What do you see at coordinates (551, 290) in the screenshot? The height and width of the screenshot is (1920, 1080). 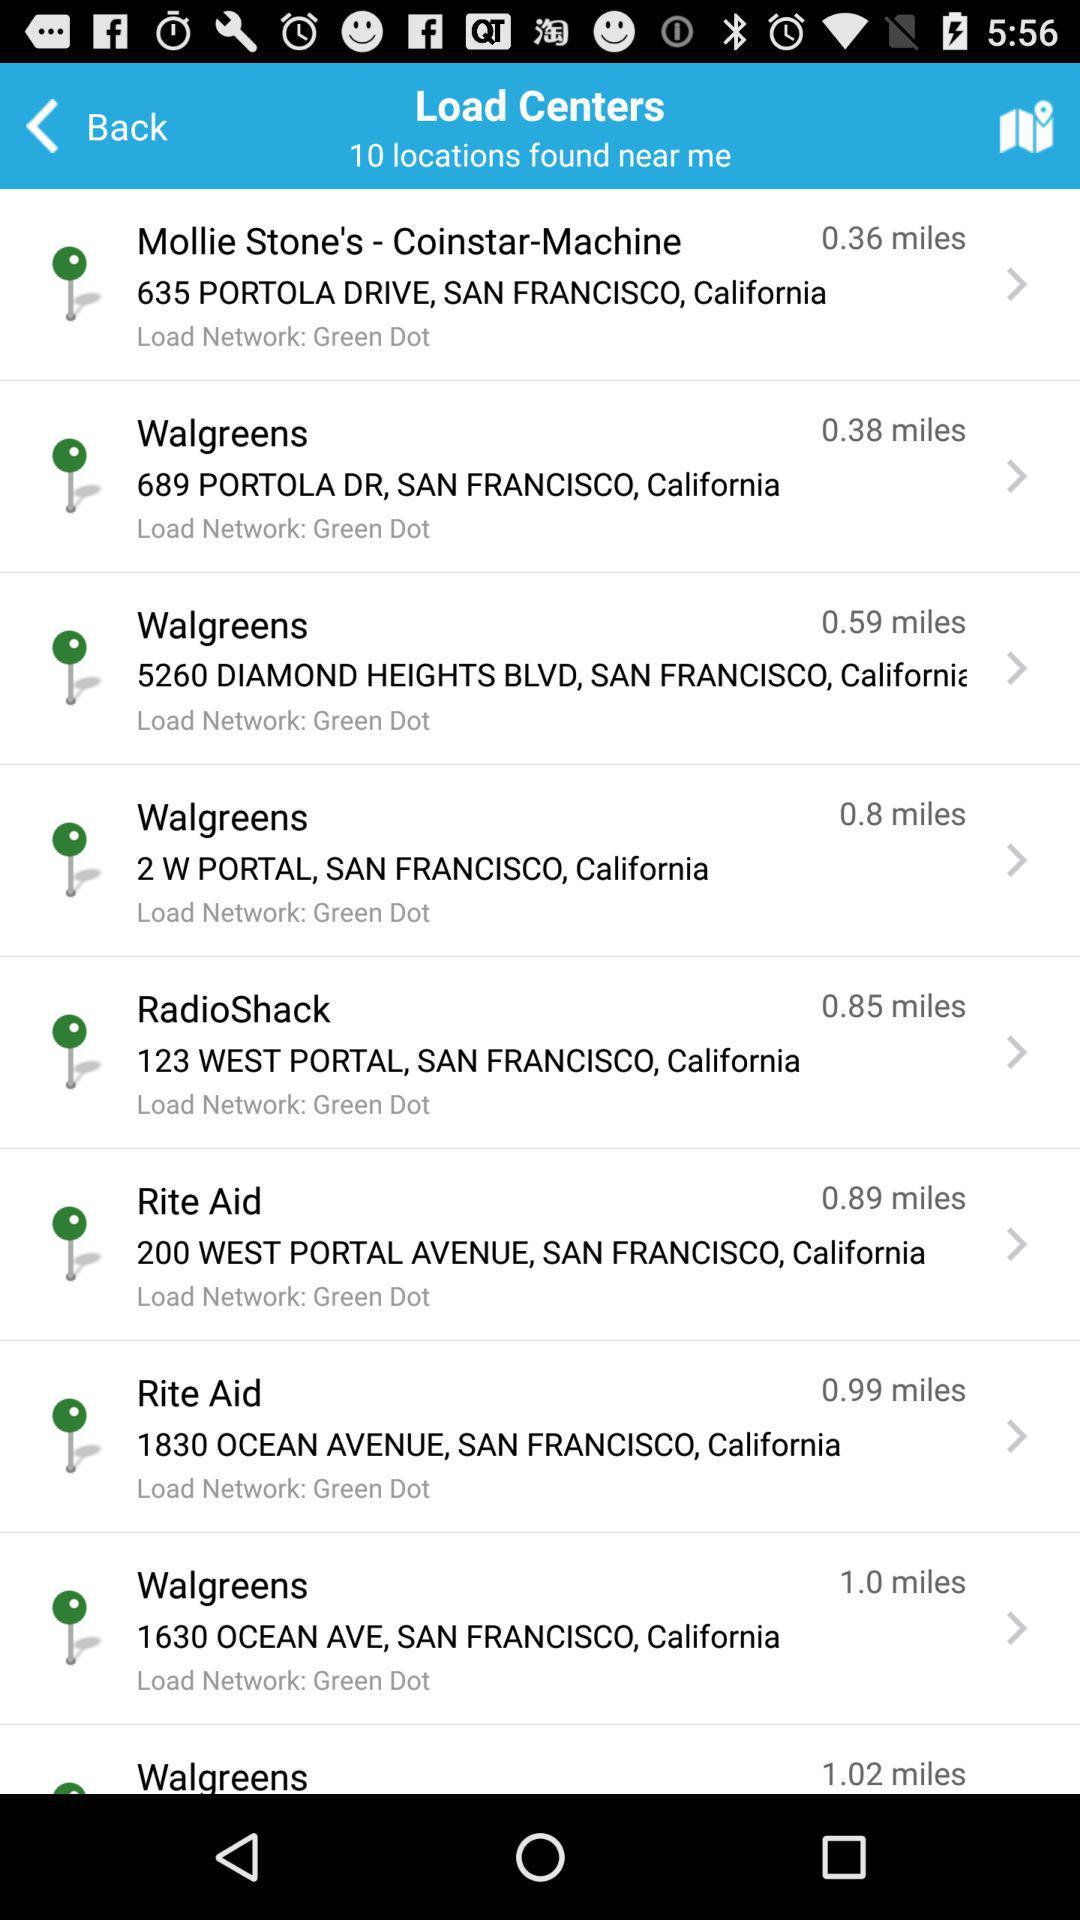 I see `635 portola drive icon` at bounding box center [551, 290].